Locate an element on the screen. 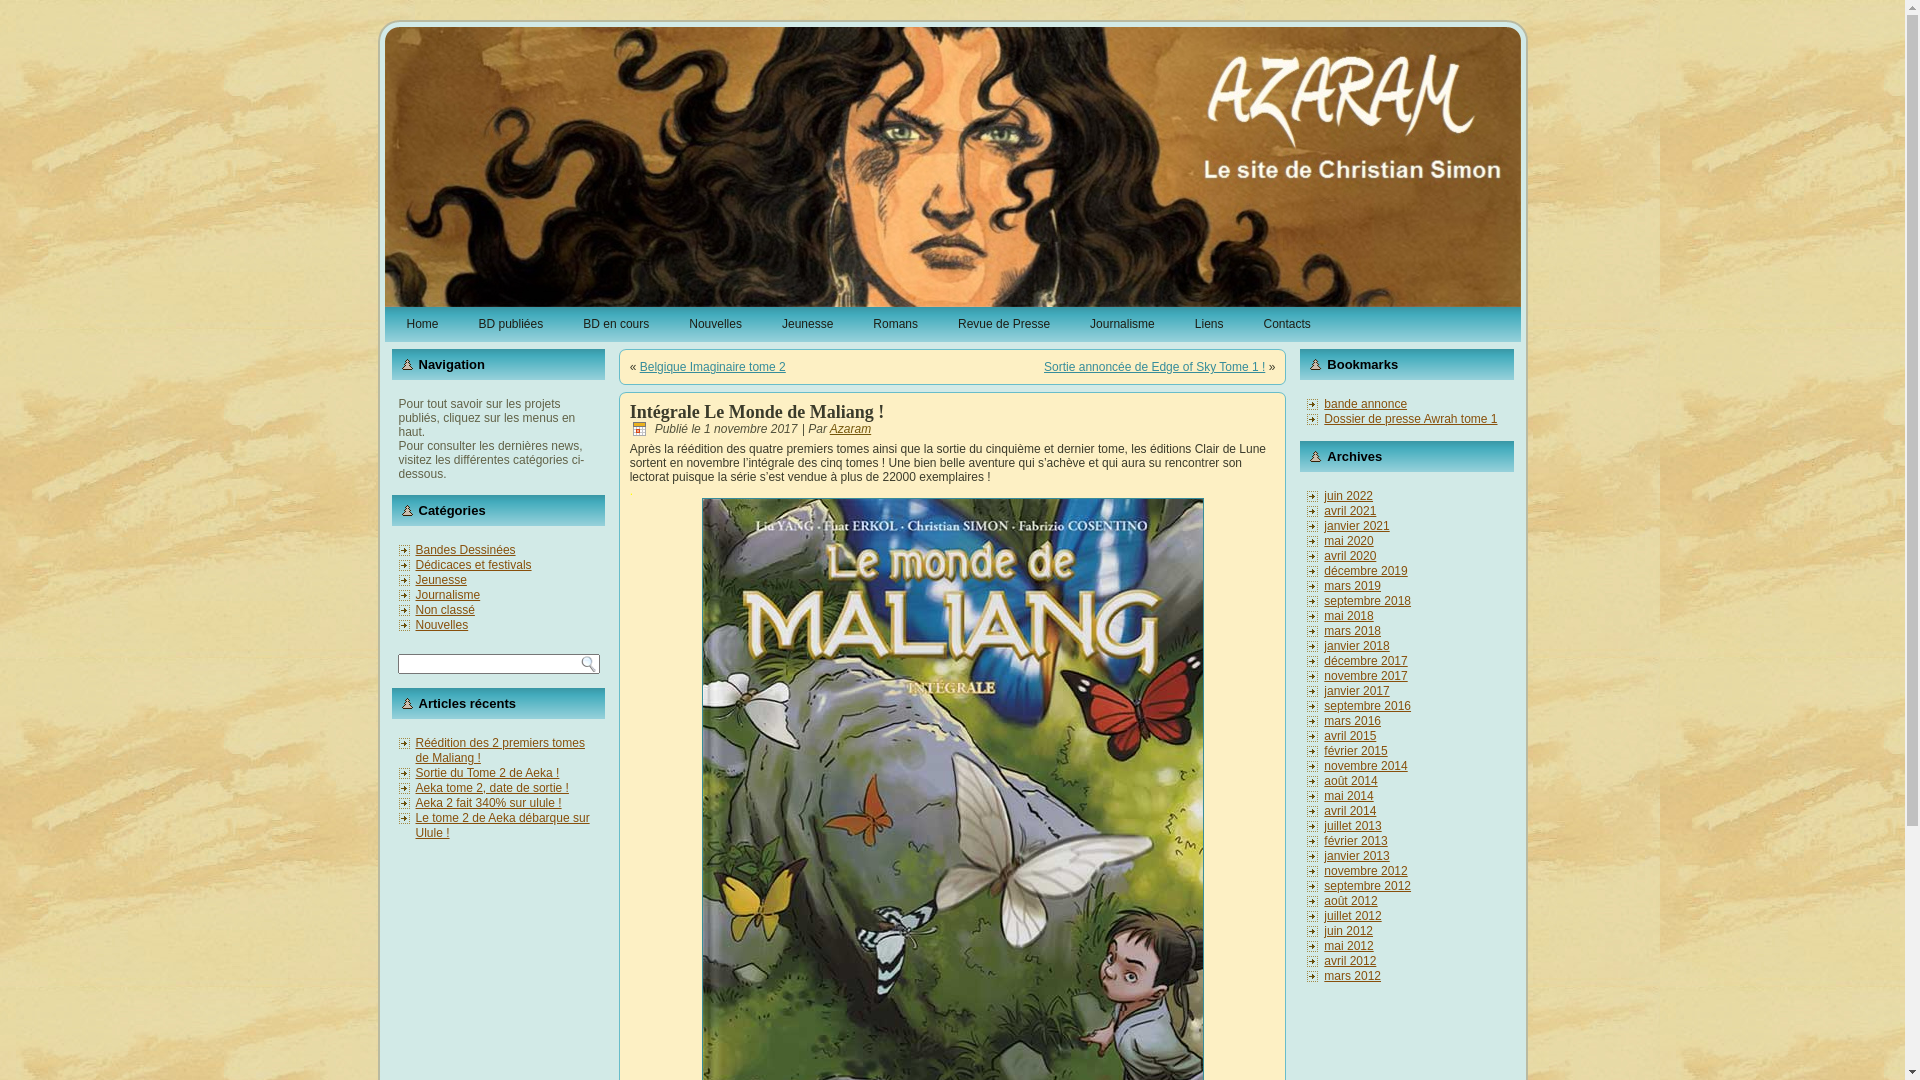 The image size is (1920, 1080). 'Nouvelles' is located at coordinates (415, 623).